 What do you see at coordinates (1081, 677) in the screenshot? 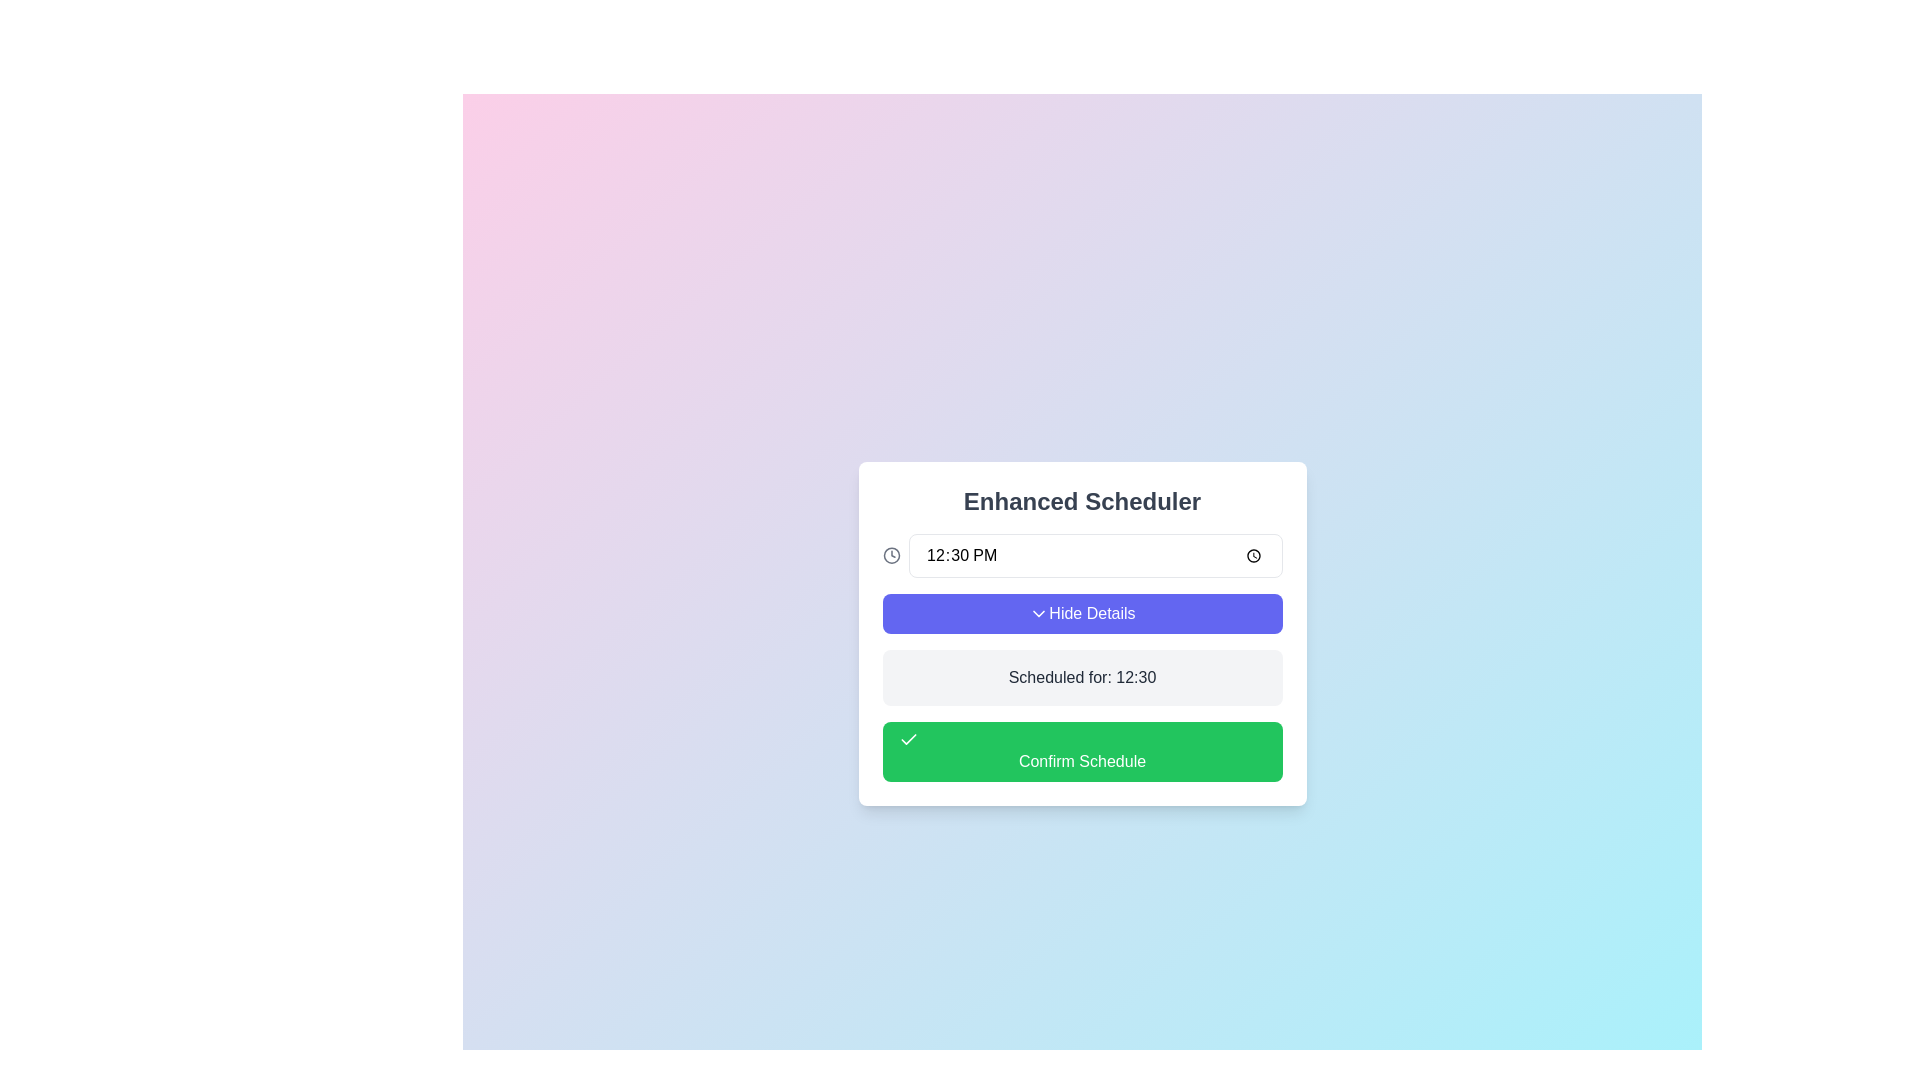
I see `the static label displaying the scheduled time value ('Scheduled for: 12:30') located above the 'Confirm Schedule' green button and below the 'Hide Details' button` at bounding box center [1081, 677].